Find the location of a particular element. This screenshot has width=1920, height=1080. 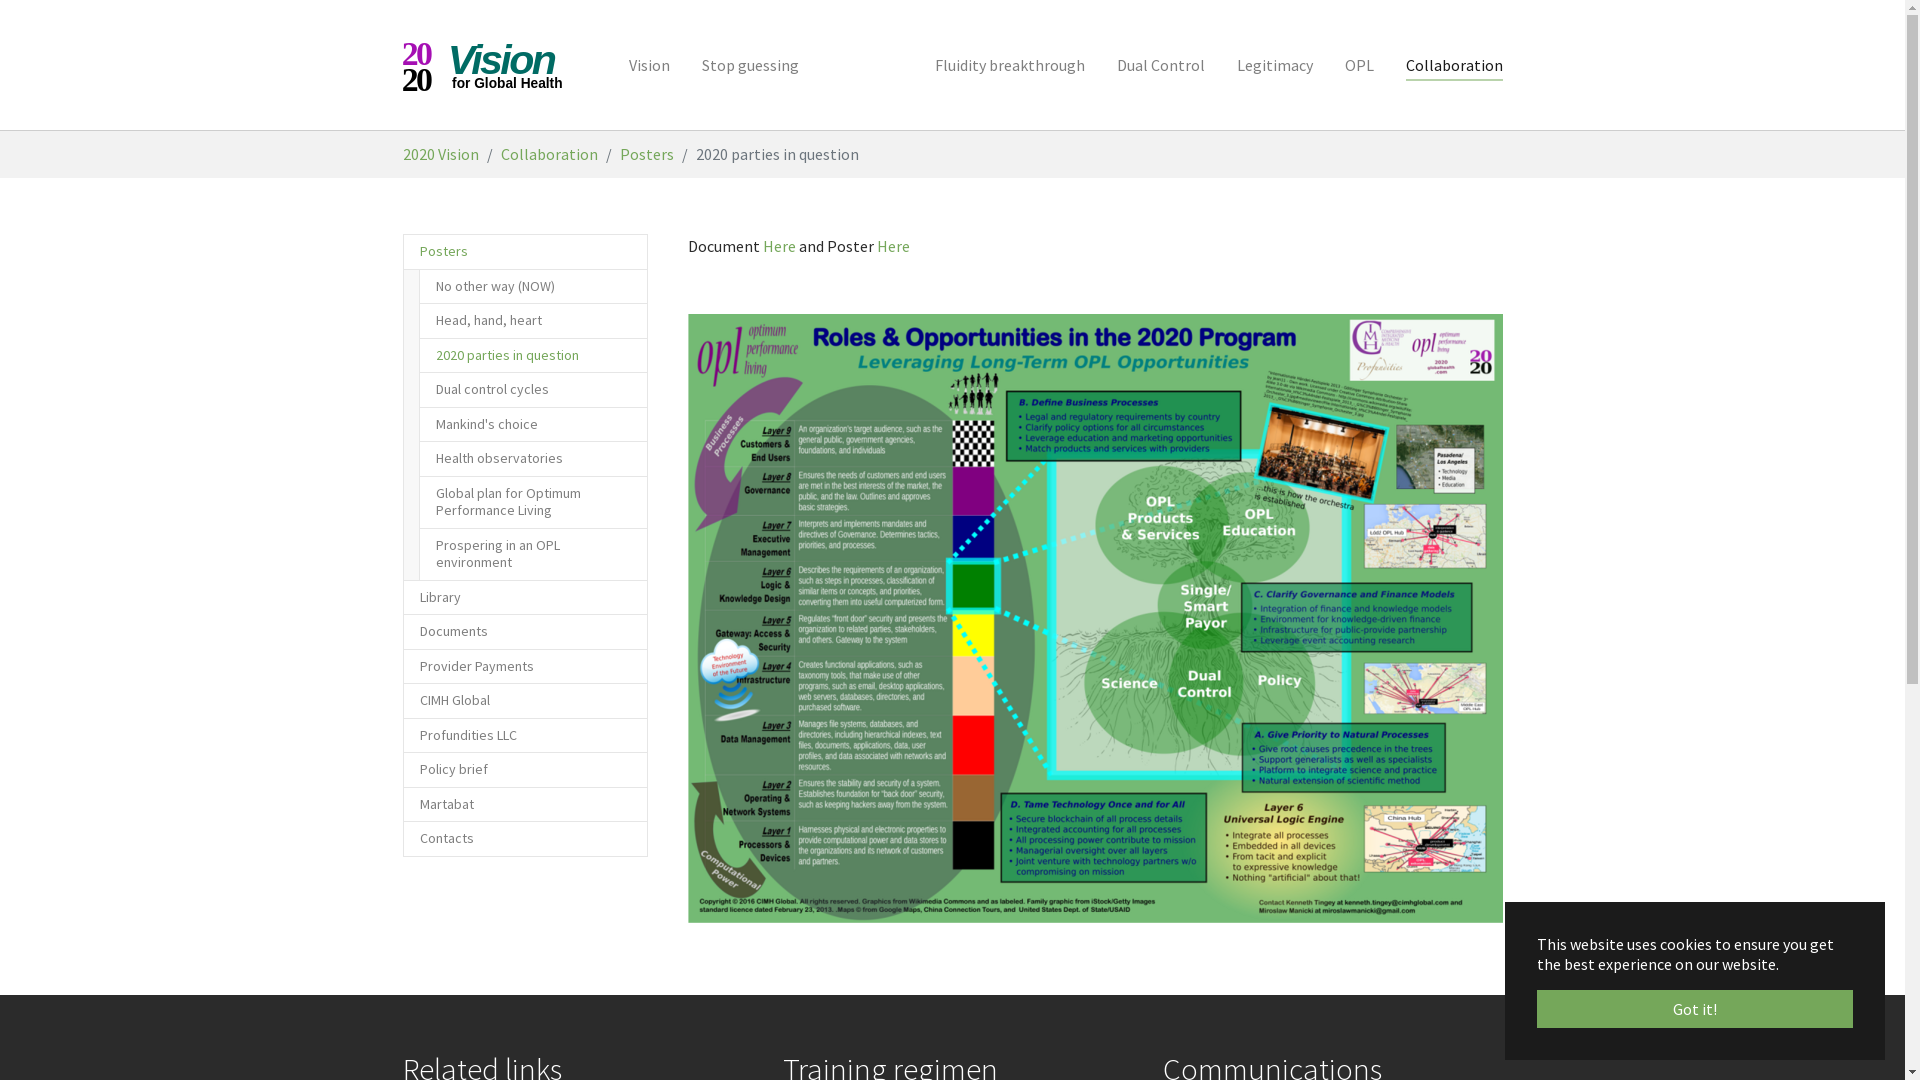

'Vision' is located at coordinates (649, 64).